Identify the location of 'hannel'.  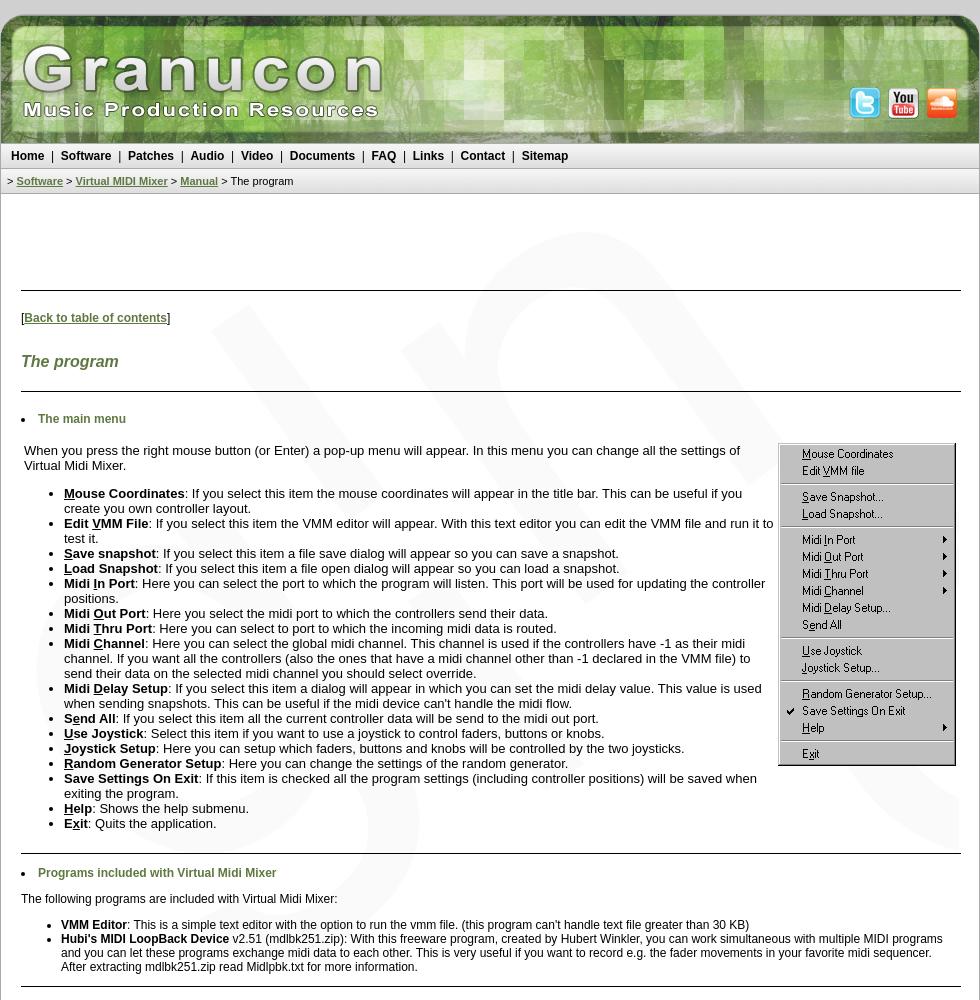
(123, 643).